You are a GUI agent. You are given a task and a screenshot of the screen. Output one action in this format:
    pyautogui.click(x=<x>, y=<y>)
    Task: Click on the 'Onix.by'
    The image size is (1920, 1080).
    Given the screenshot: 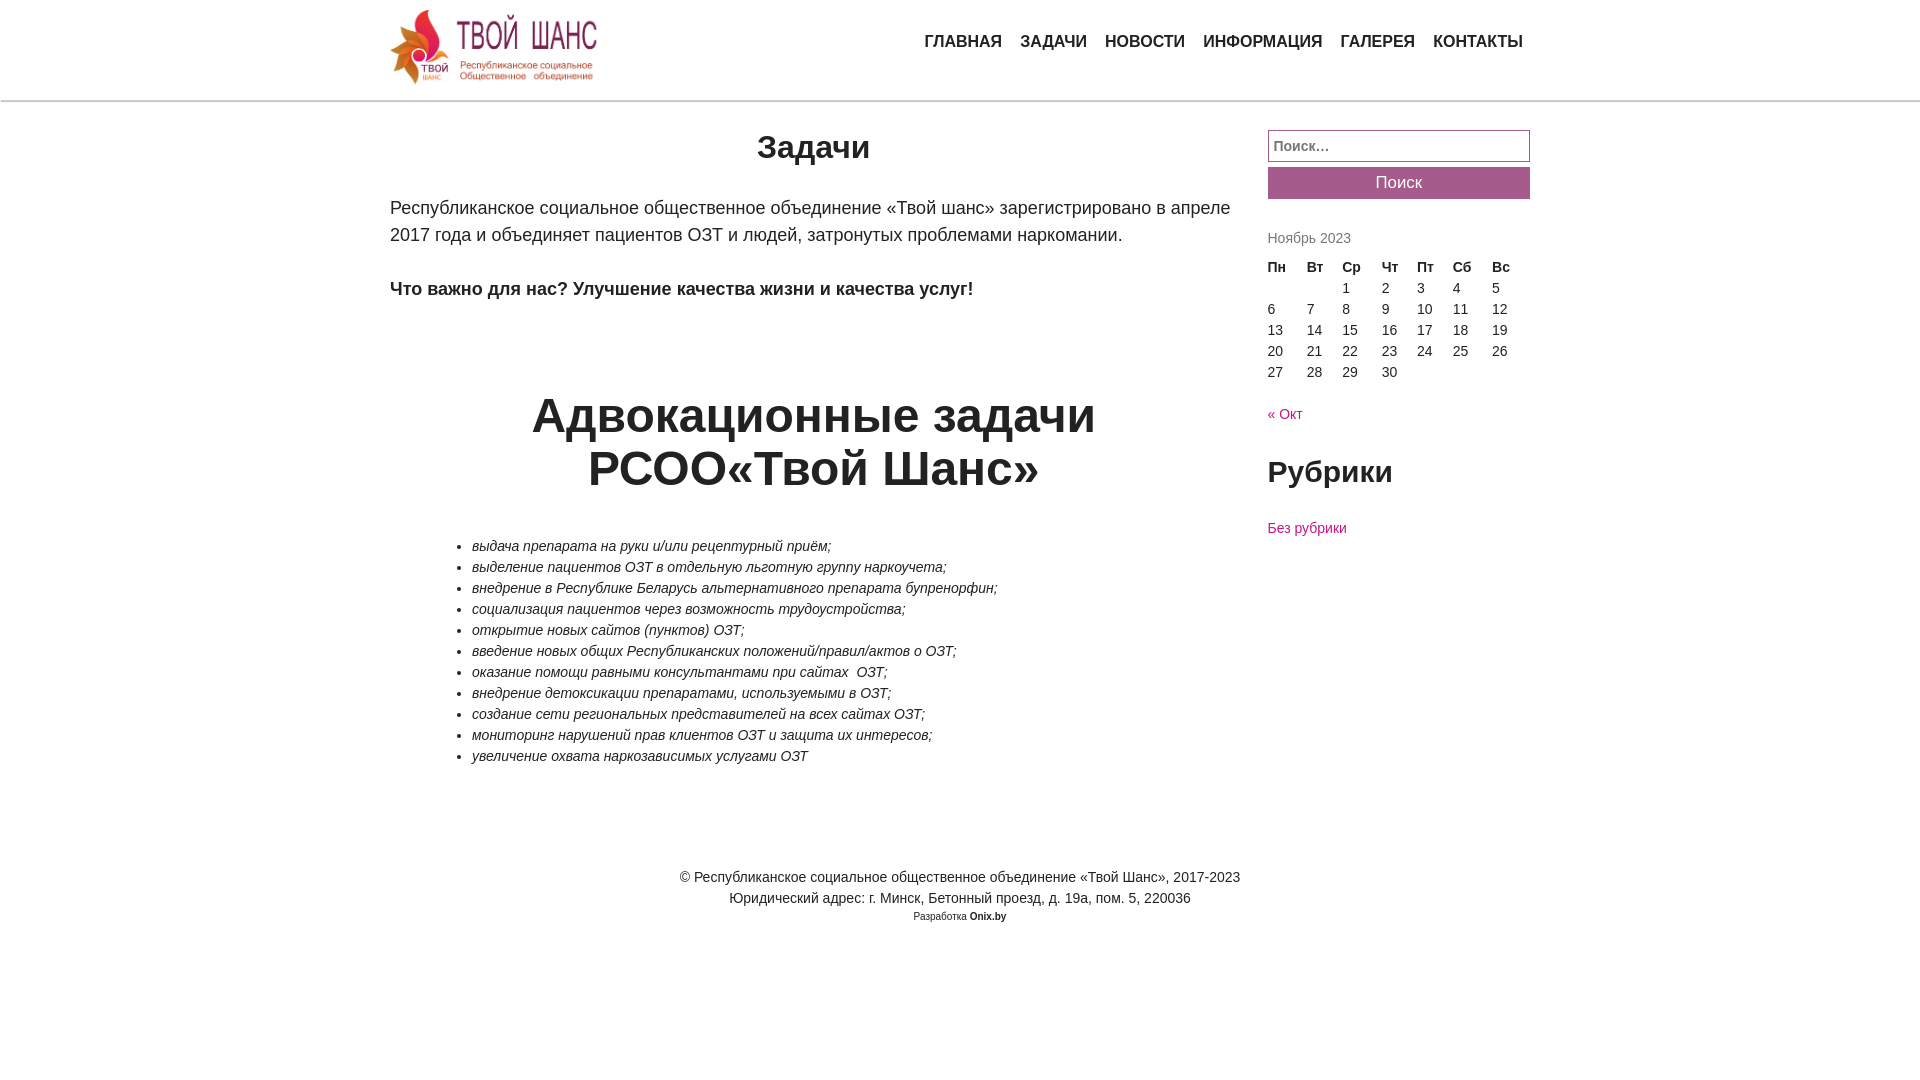 What is the action you would take?
    pyautogui.click(x=969, y=916)
    